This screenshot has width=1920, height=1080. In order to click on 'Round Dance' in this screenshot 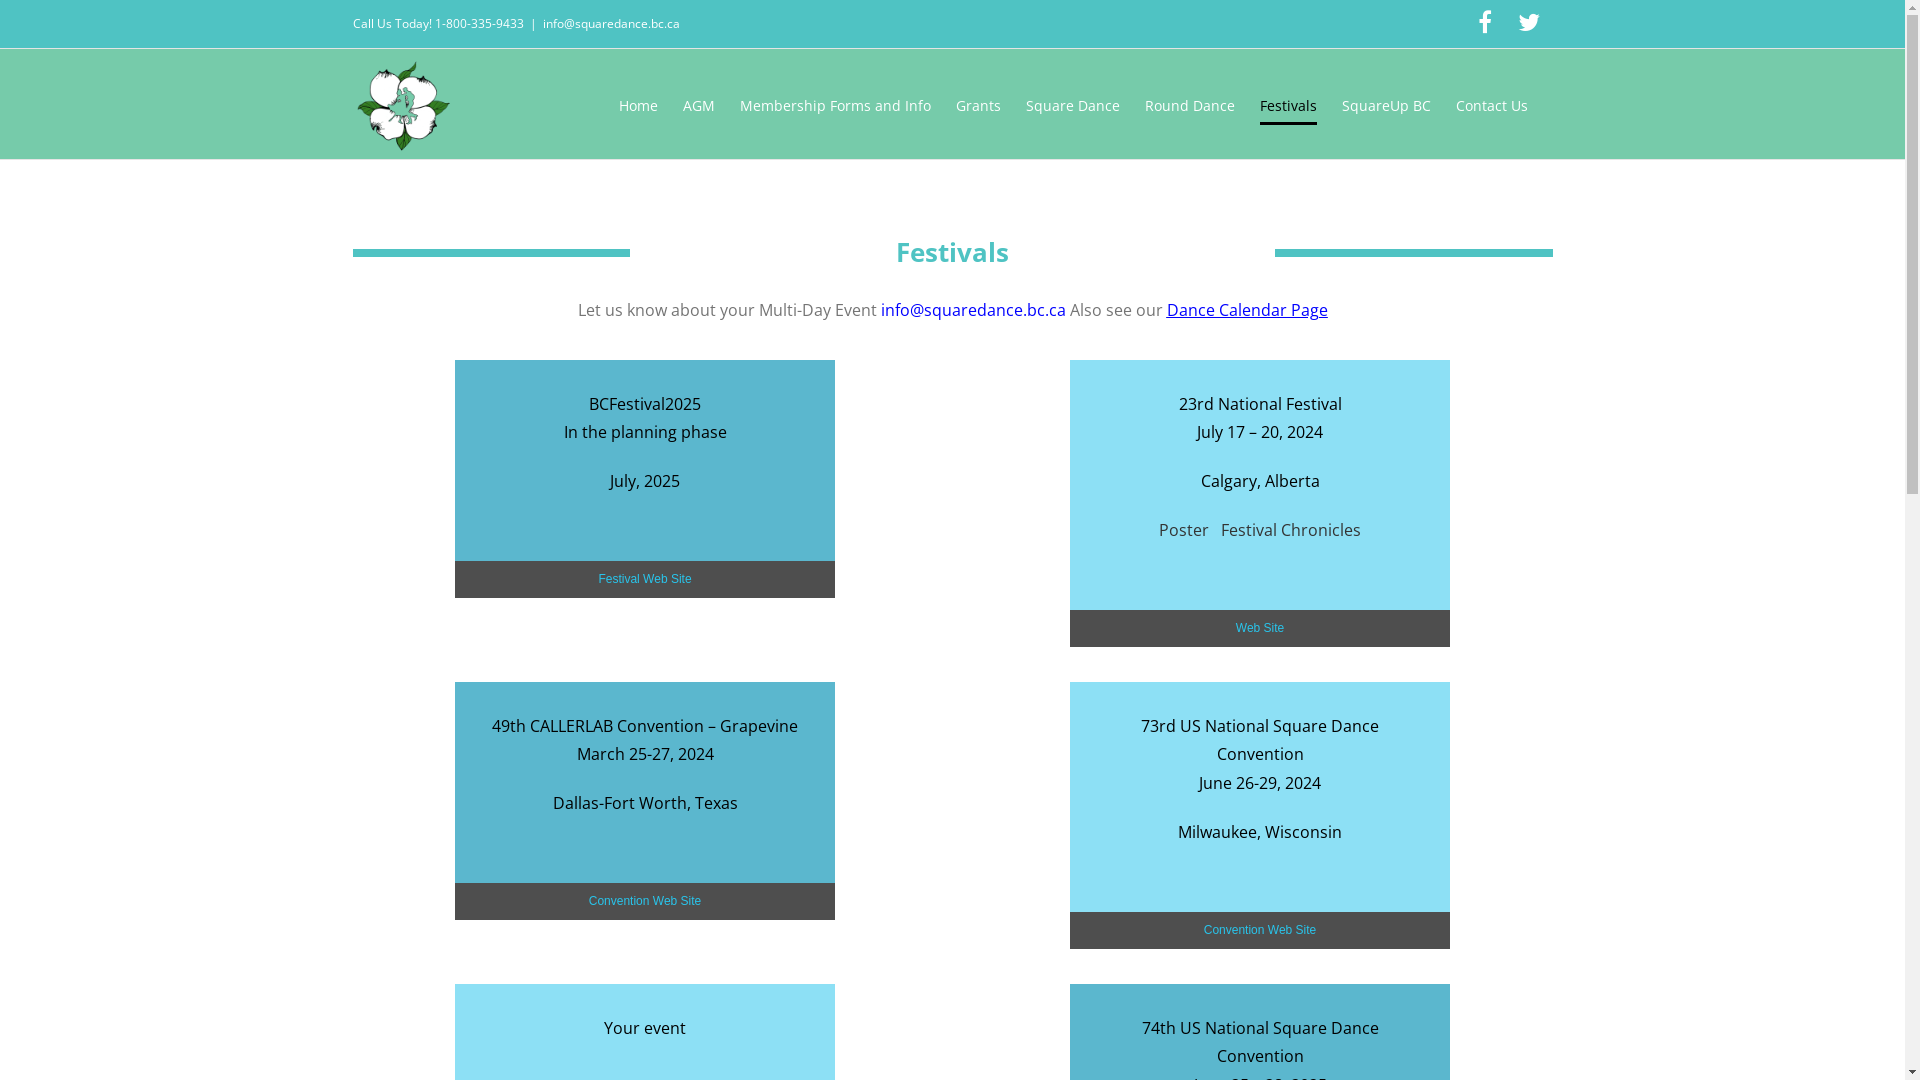, I will do `click(1189, 105)`.